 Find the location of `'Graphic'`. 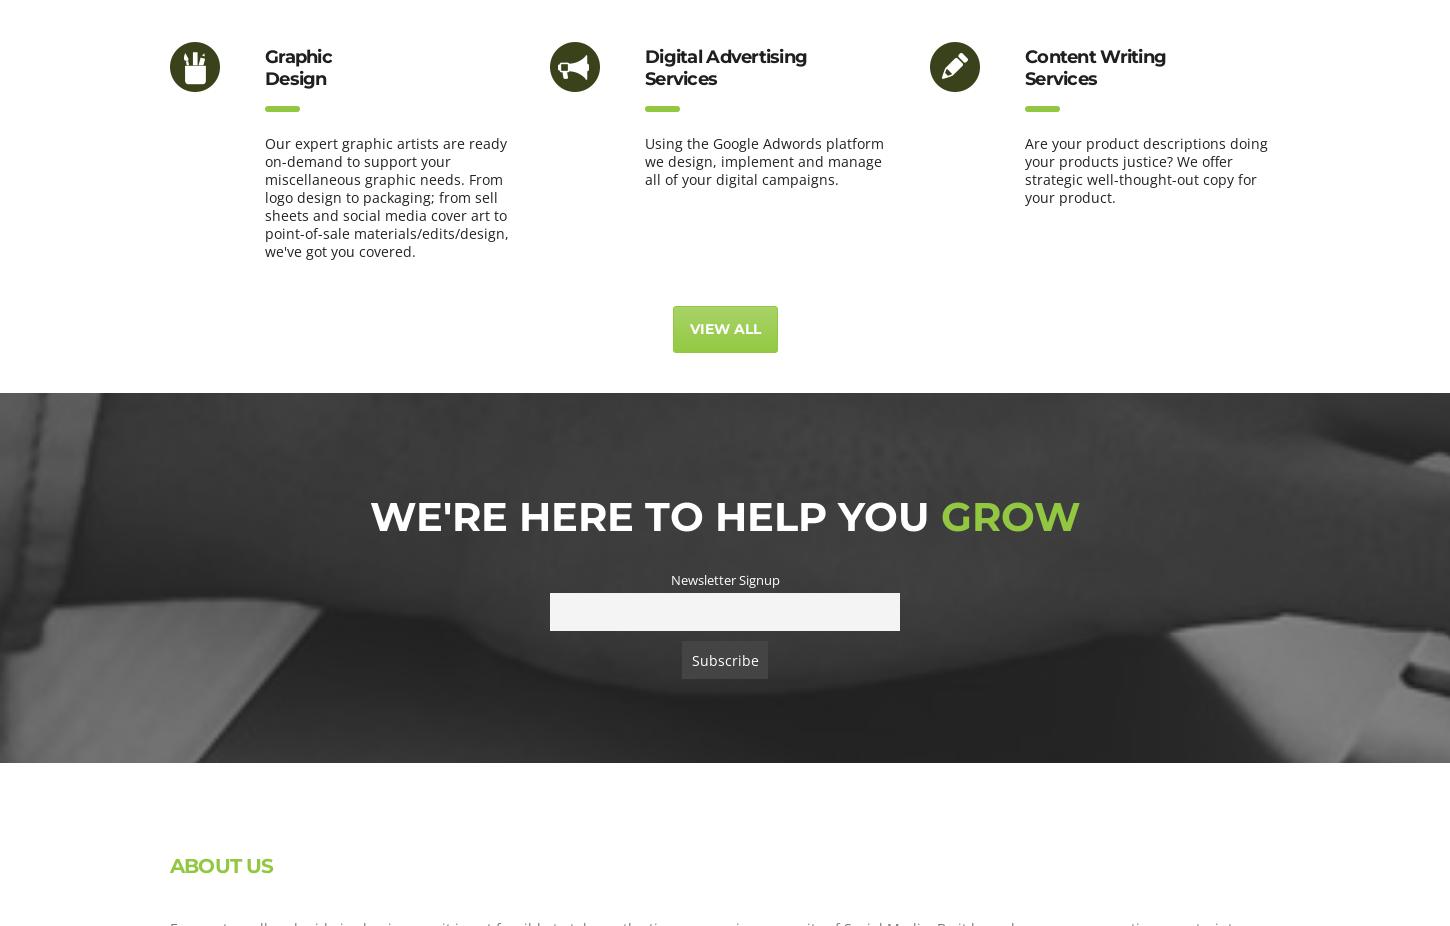

'Graphic' is located at coordinates (297, 56).